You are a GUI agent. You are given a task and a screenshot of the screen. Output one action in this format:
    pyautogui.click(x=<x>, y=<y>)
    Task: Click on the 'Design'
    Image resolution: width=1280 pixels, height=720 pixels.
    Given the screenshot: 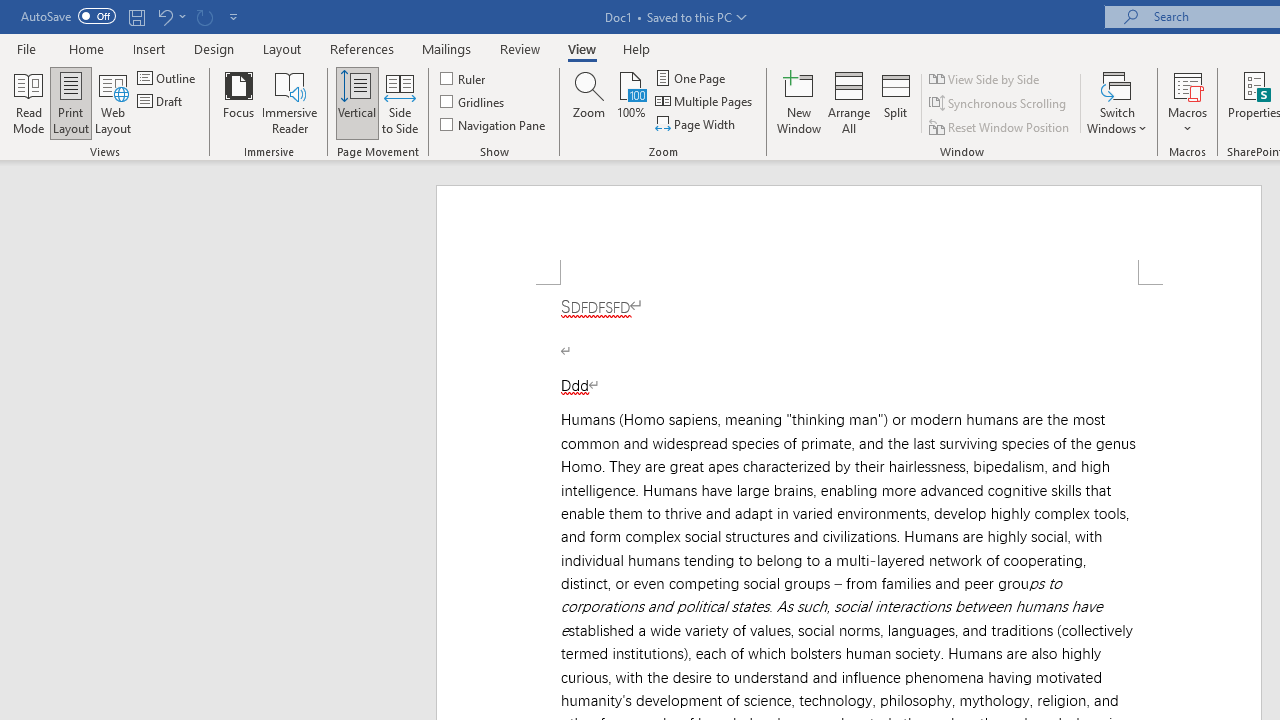 What is the action you would take?
    pyautogui.click(x=214, y=48)
    